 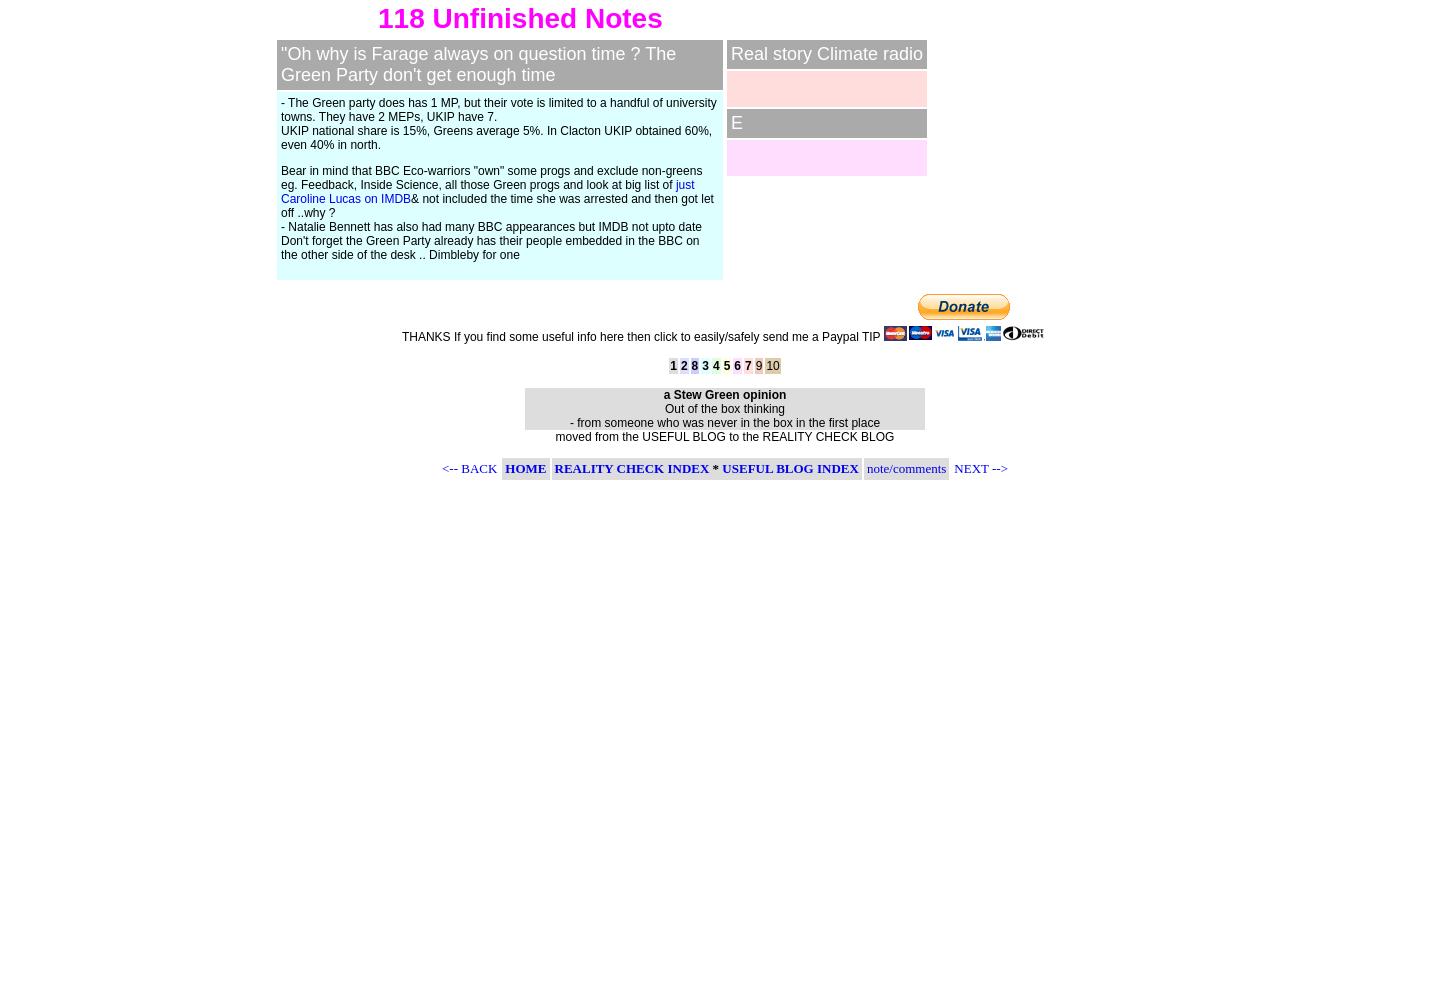 What do you see at coordinates (723, 437) in the screenshot?
I see `'moved from the USEFUL BLOG to the REALITY CHECK BLOG'` at bounding box center [723, 437].